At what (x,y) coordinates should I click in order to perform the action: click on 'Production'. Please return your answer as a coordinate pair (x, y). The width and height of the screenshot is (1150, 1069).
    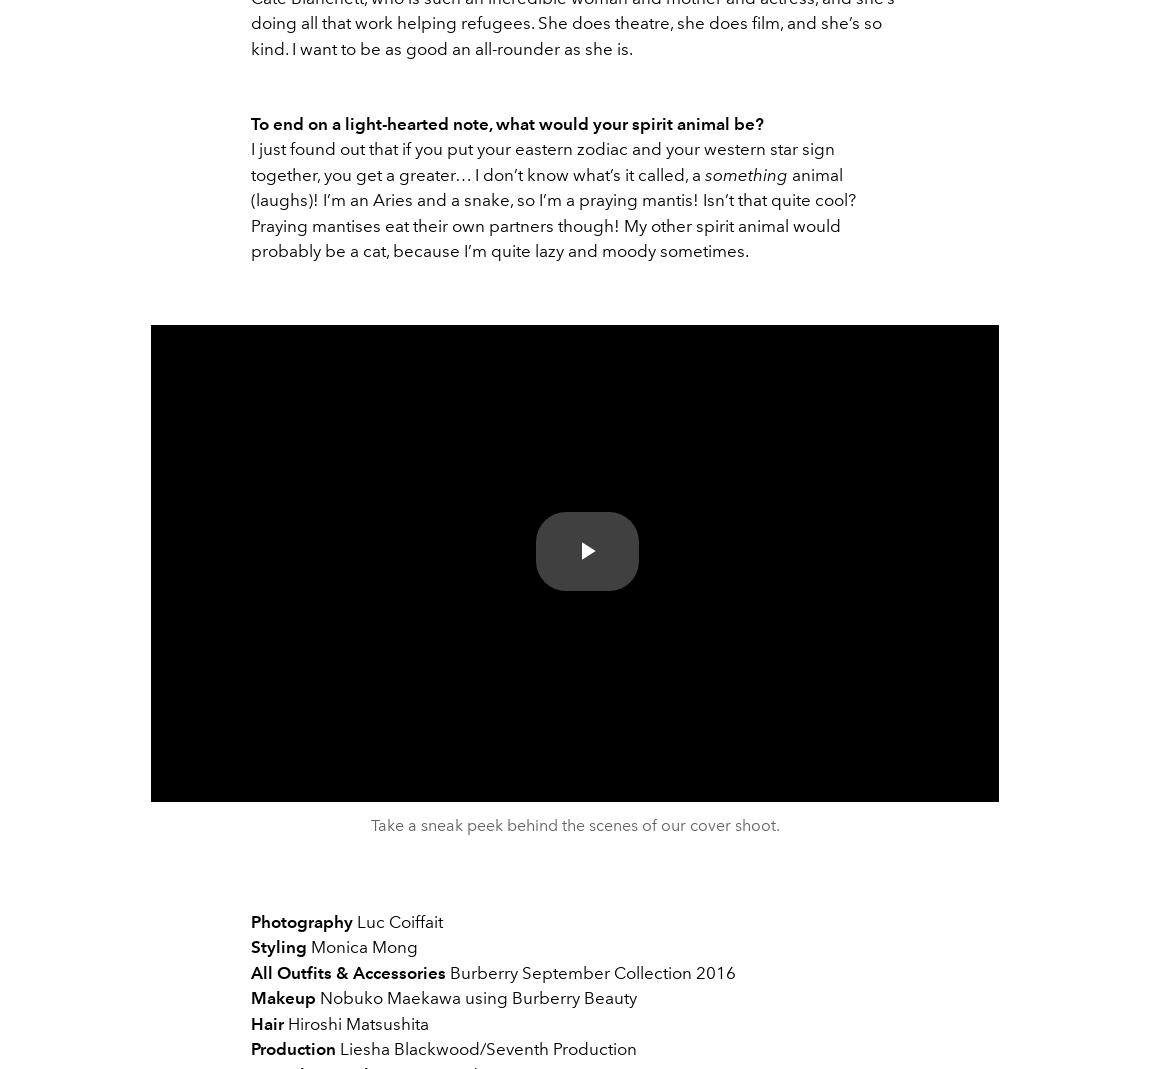
    Looking at the image, I should click on (293, 1049).